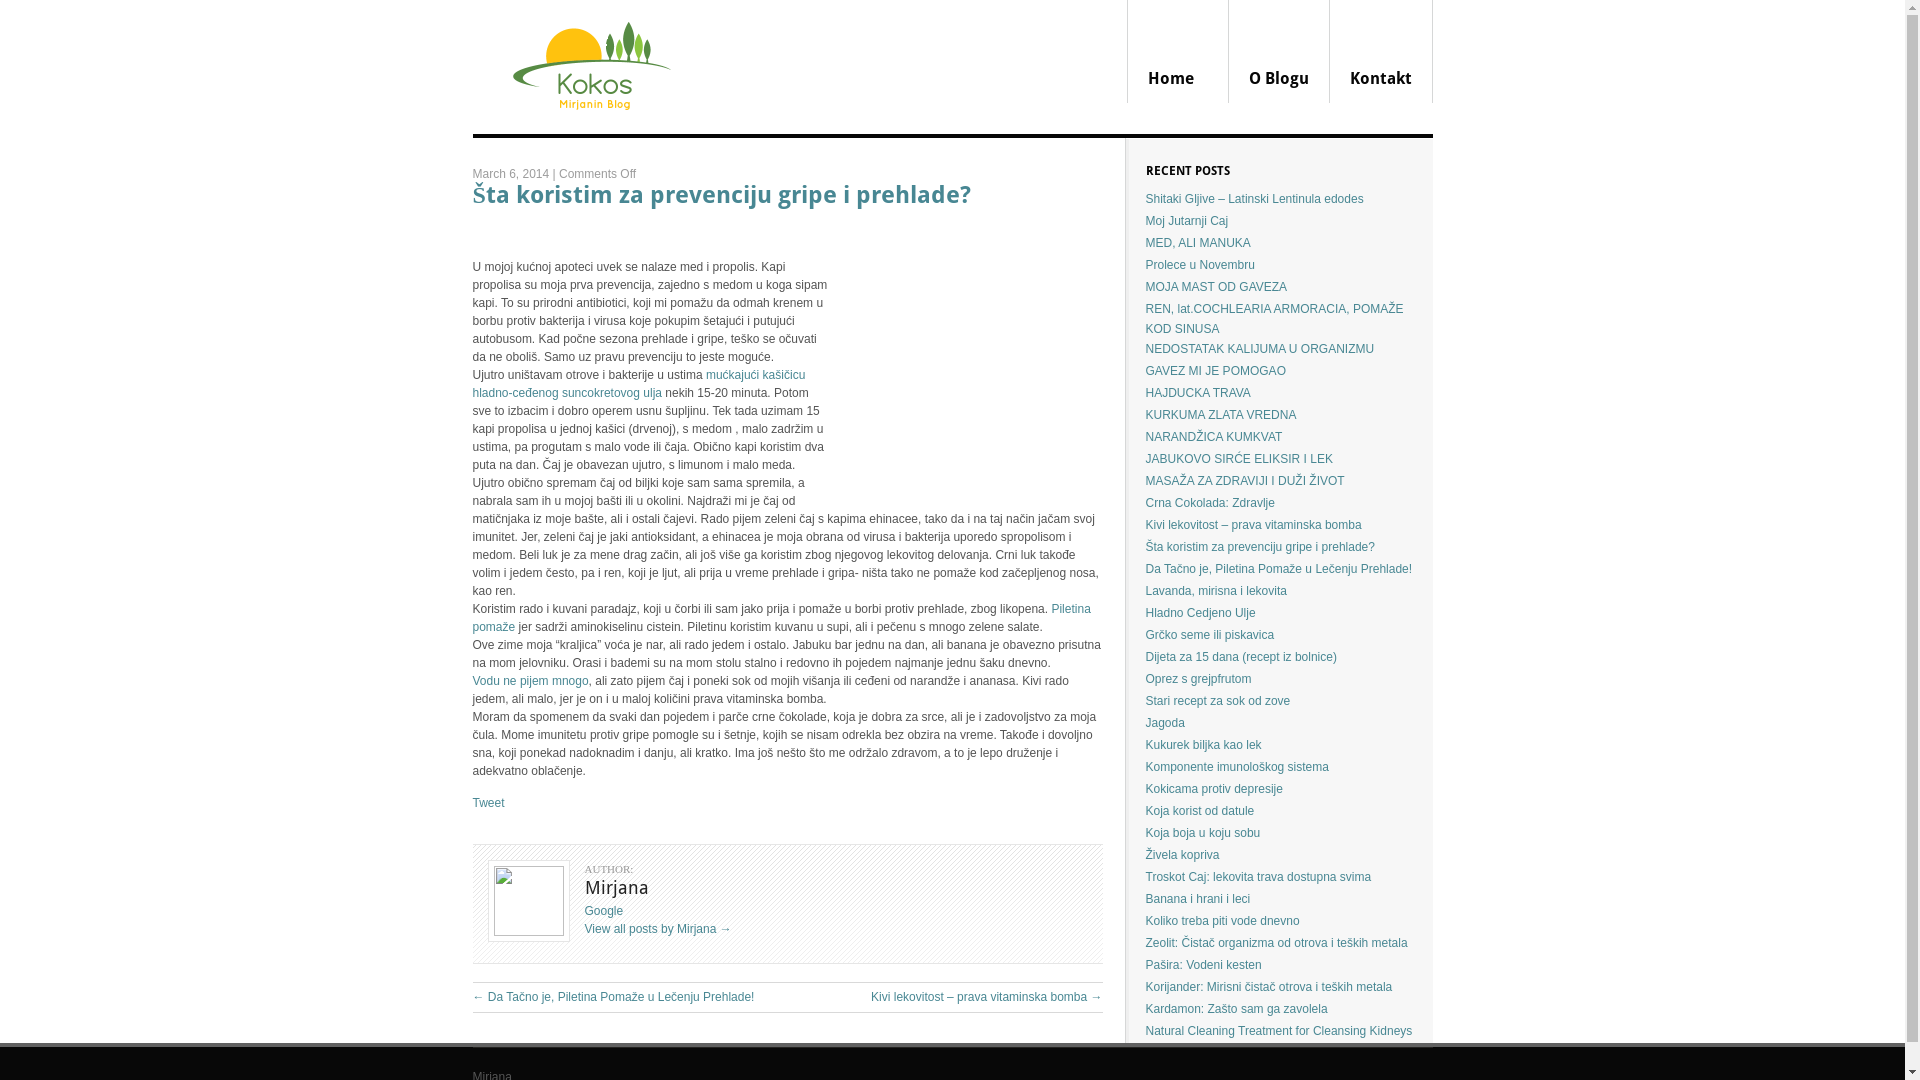 The width and height of the screenshot is (1920, 1080). I want to click on 'Dijeta za 15 dana (recept iz bolnice)', so click(1146, 656).